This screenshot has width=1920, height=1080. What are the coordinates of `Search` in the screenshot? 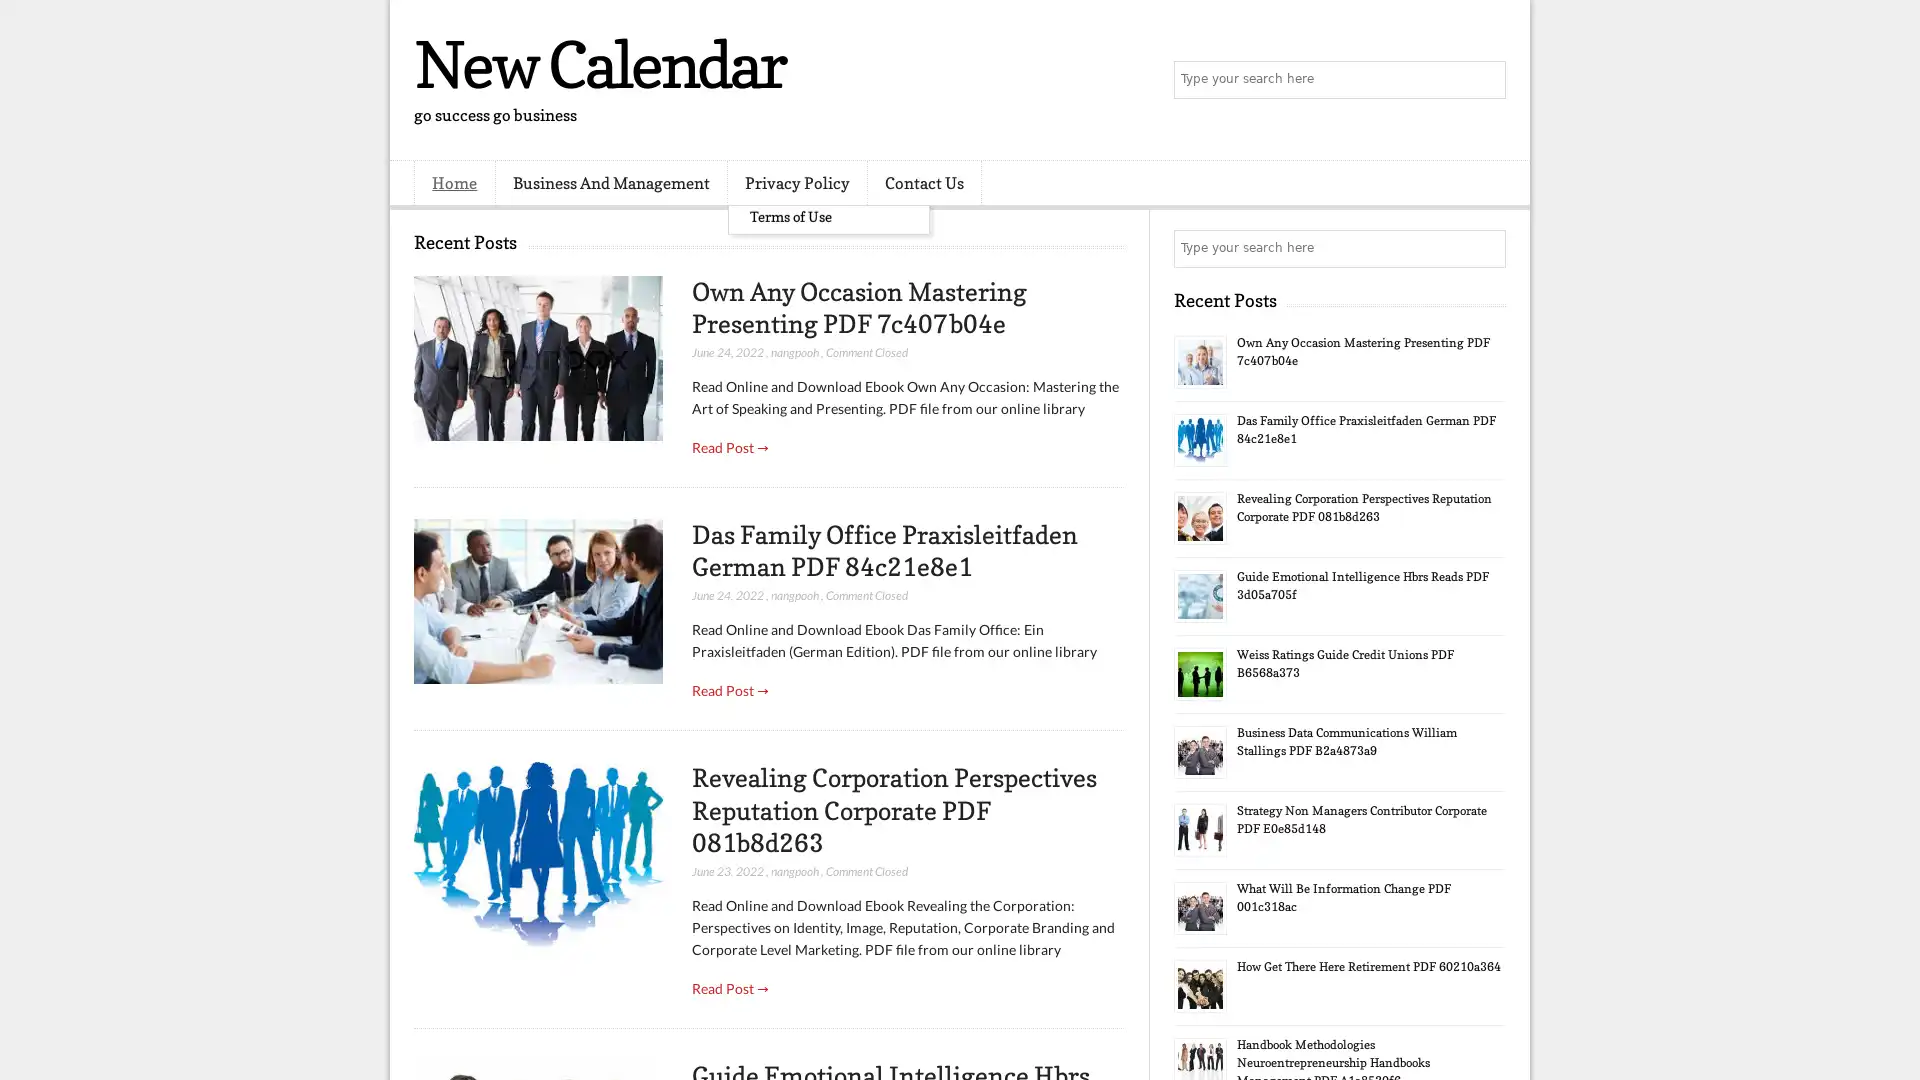 It's located at (1485, 80).